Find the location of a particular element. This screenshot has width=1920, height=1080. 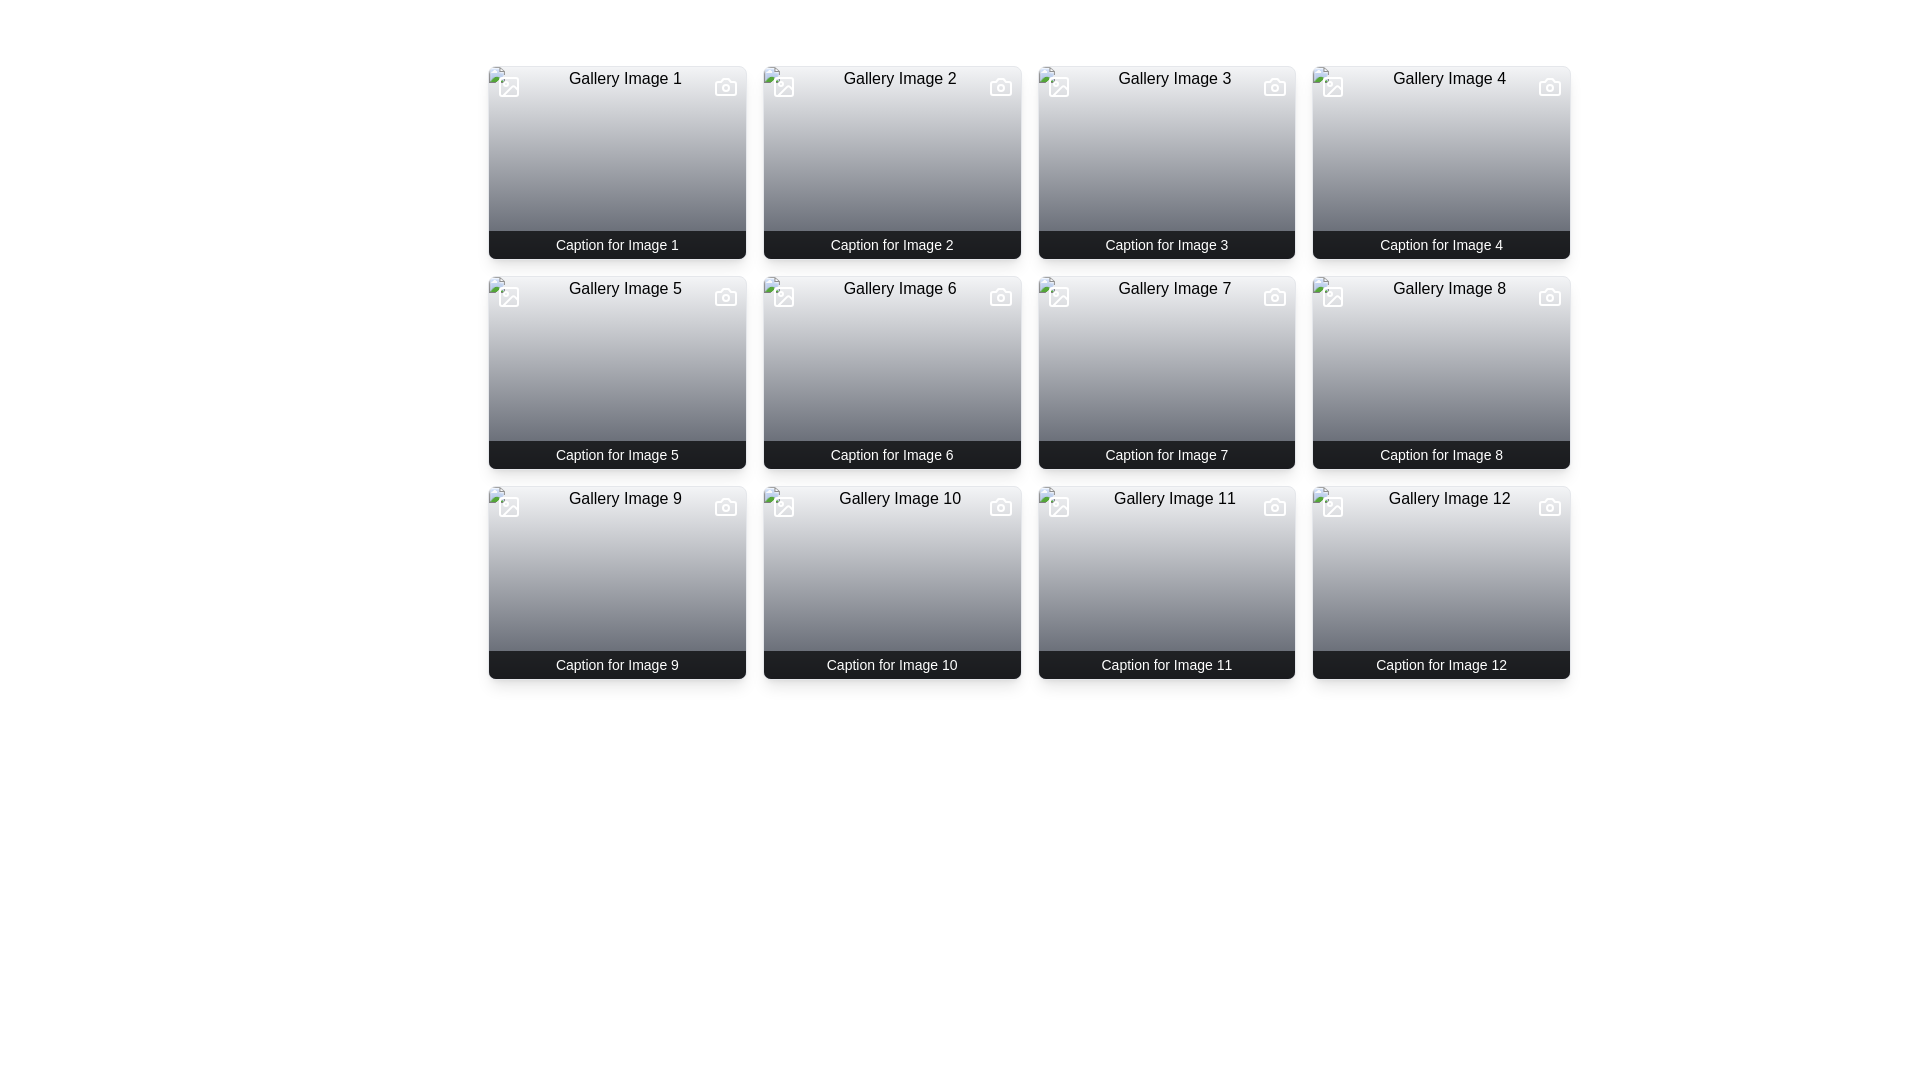

the diagonal line element within the SVG icon that is part of the 'Gallery Image 12', located in the bottom-right corner of the grid is located at coordinates (1334, 510).